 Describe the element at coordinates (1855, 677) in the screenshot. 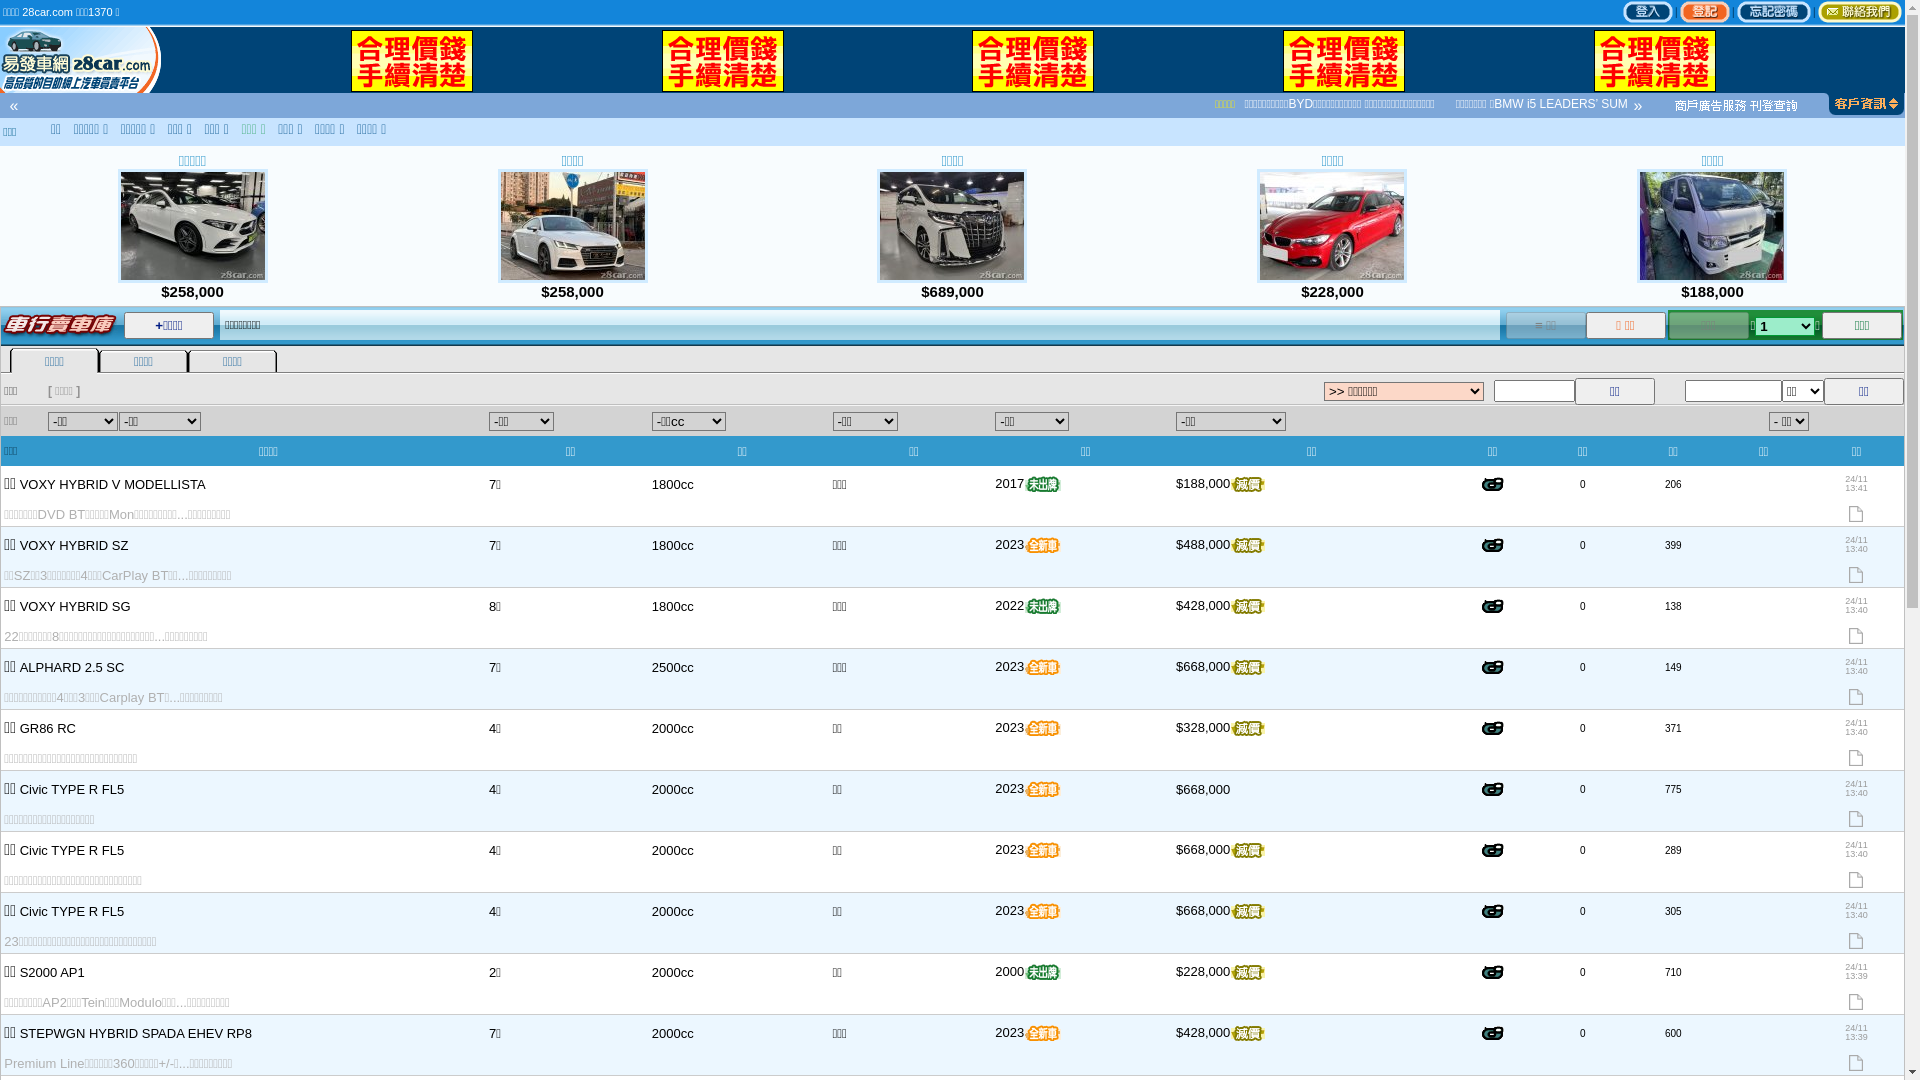

I see `'24/11` at that location.